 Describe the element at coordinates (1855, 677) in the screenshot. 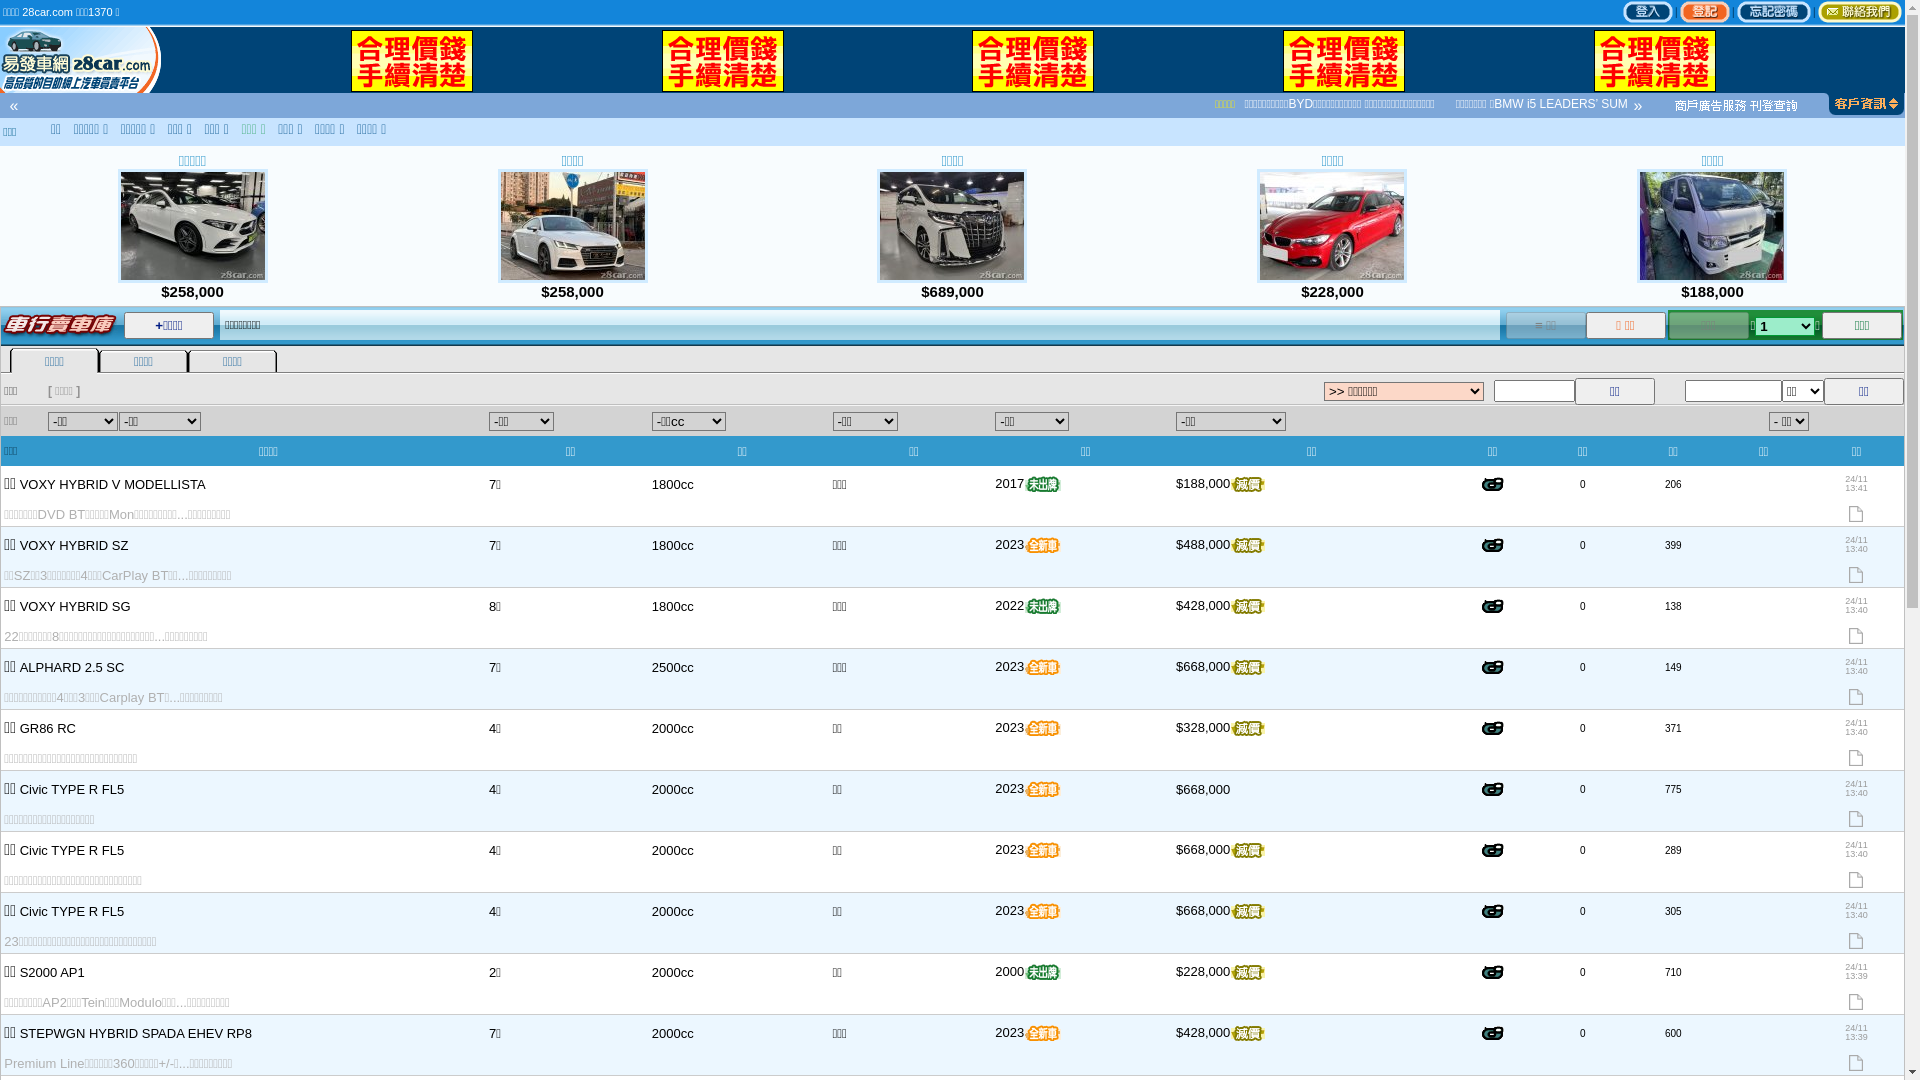

I see `'24/11` at that location.